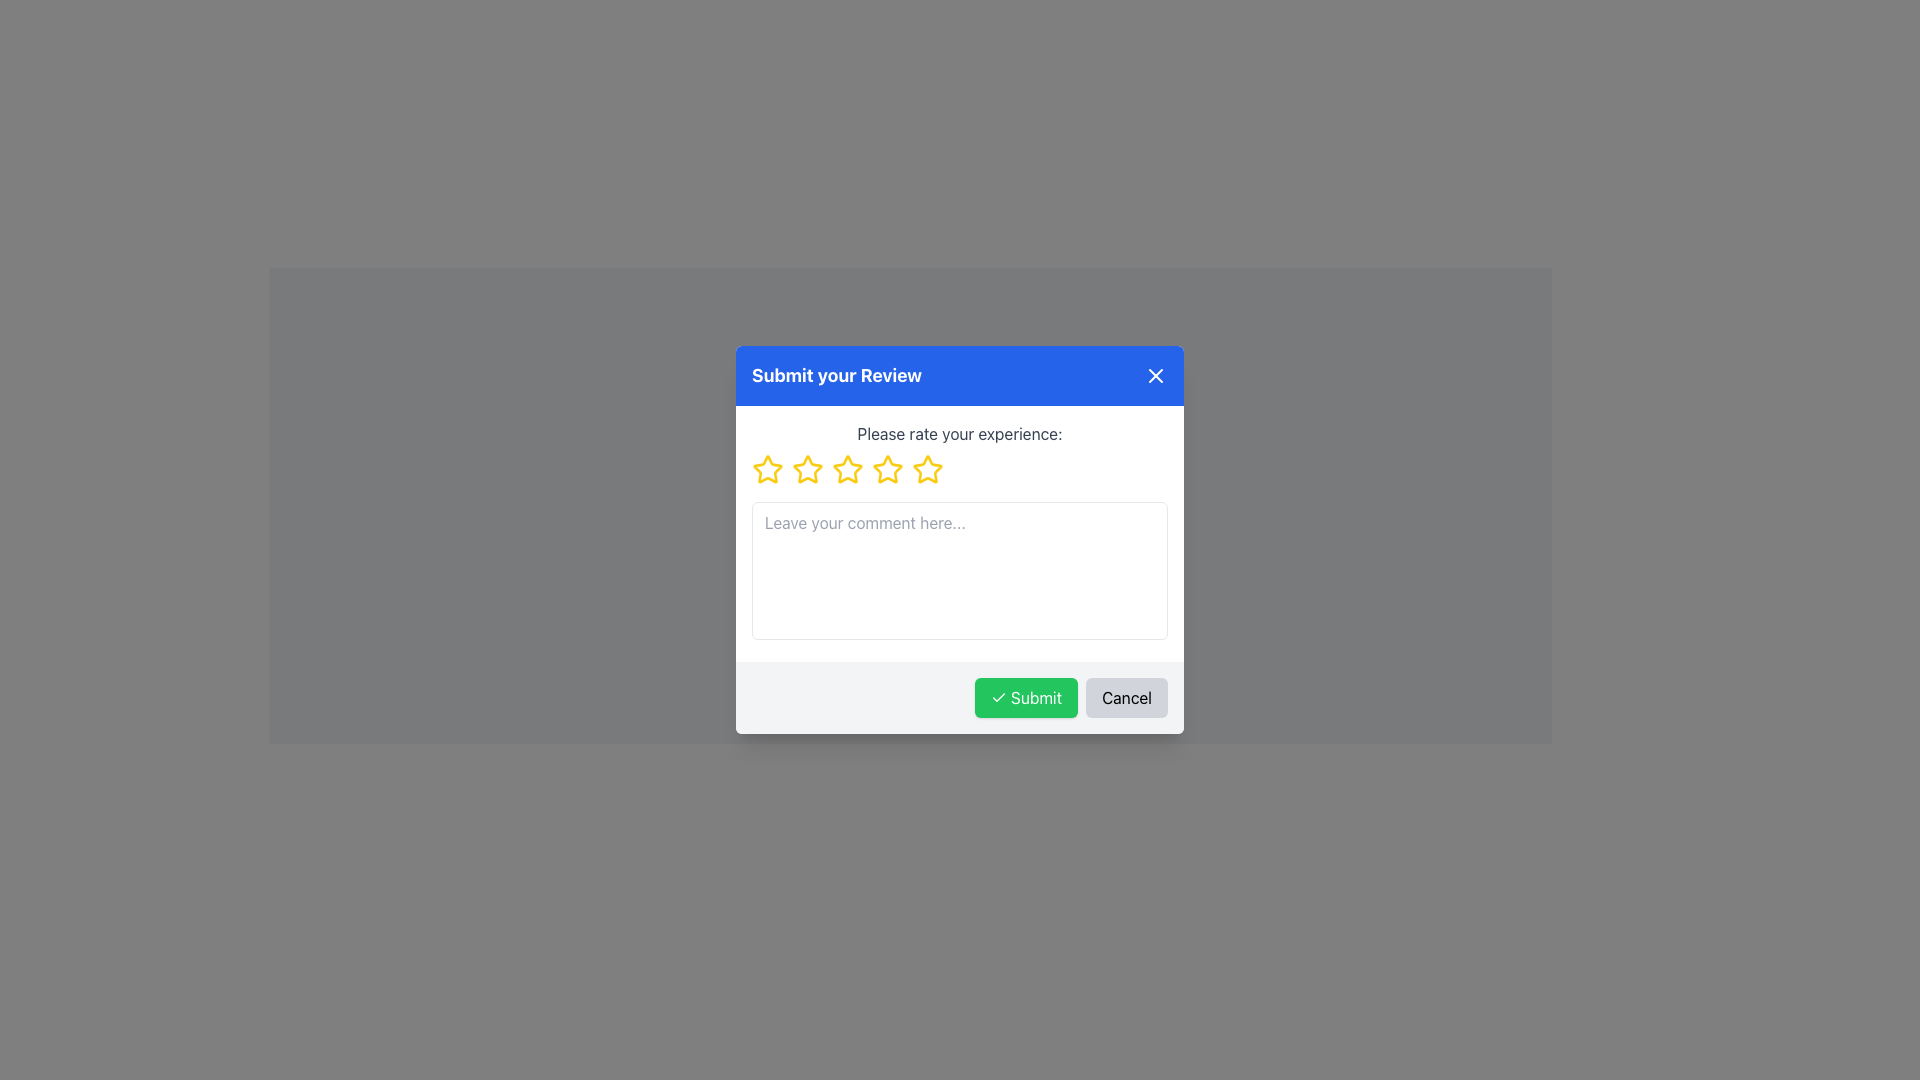 The height and width of the screenshot is (1080, 1920). I want to click on the small checkmark icon located at the leftmost side of the green 'Submit' button, which features a light stroke and rounded caps, so click(998, 697).